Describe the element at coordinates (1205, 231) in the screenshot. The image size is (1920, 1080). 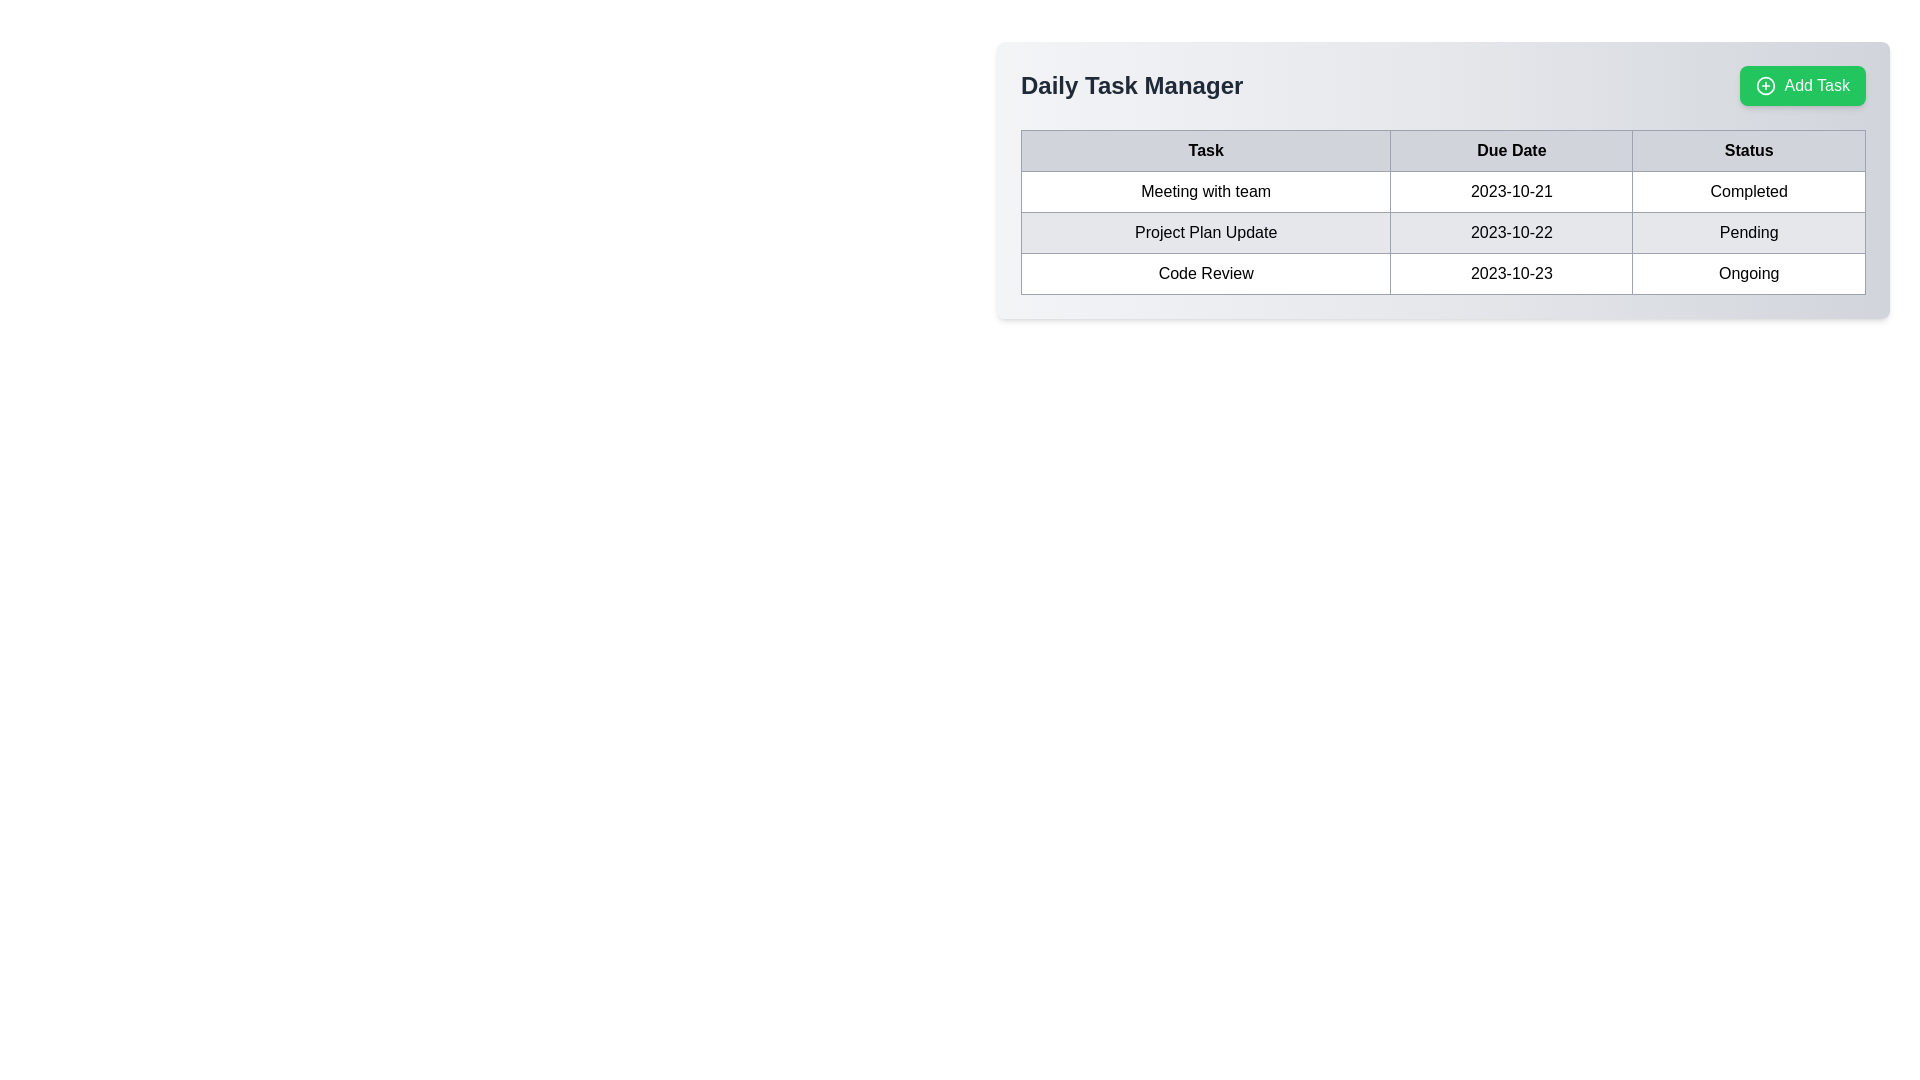
I see `text from the table cell displaying 'Project Plan Update' located in the first cell of the second row under the 'Task' column` at that location.